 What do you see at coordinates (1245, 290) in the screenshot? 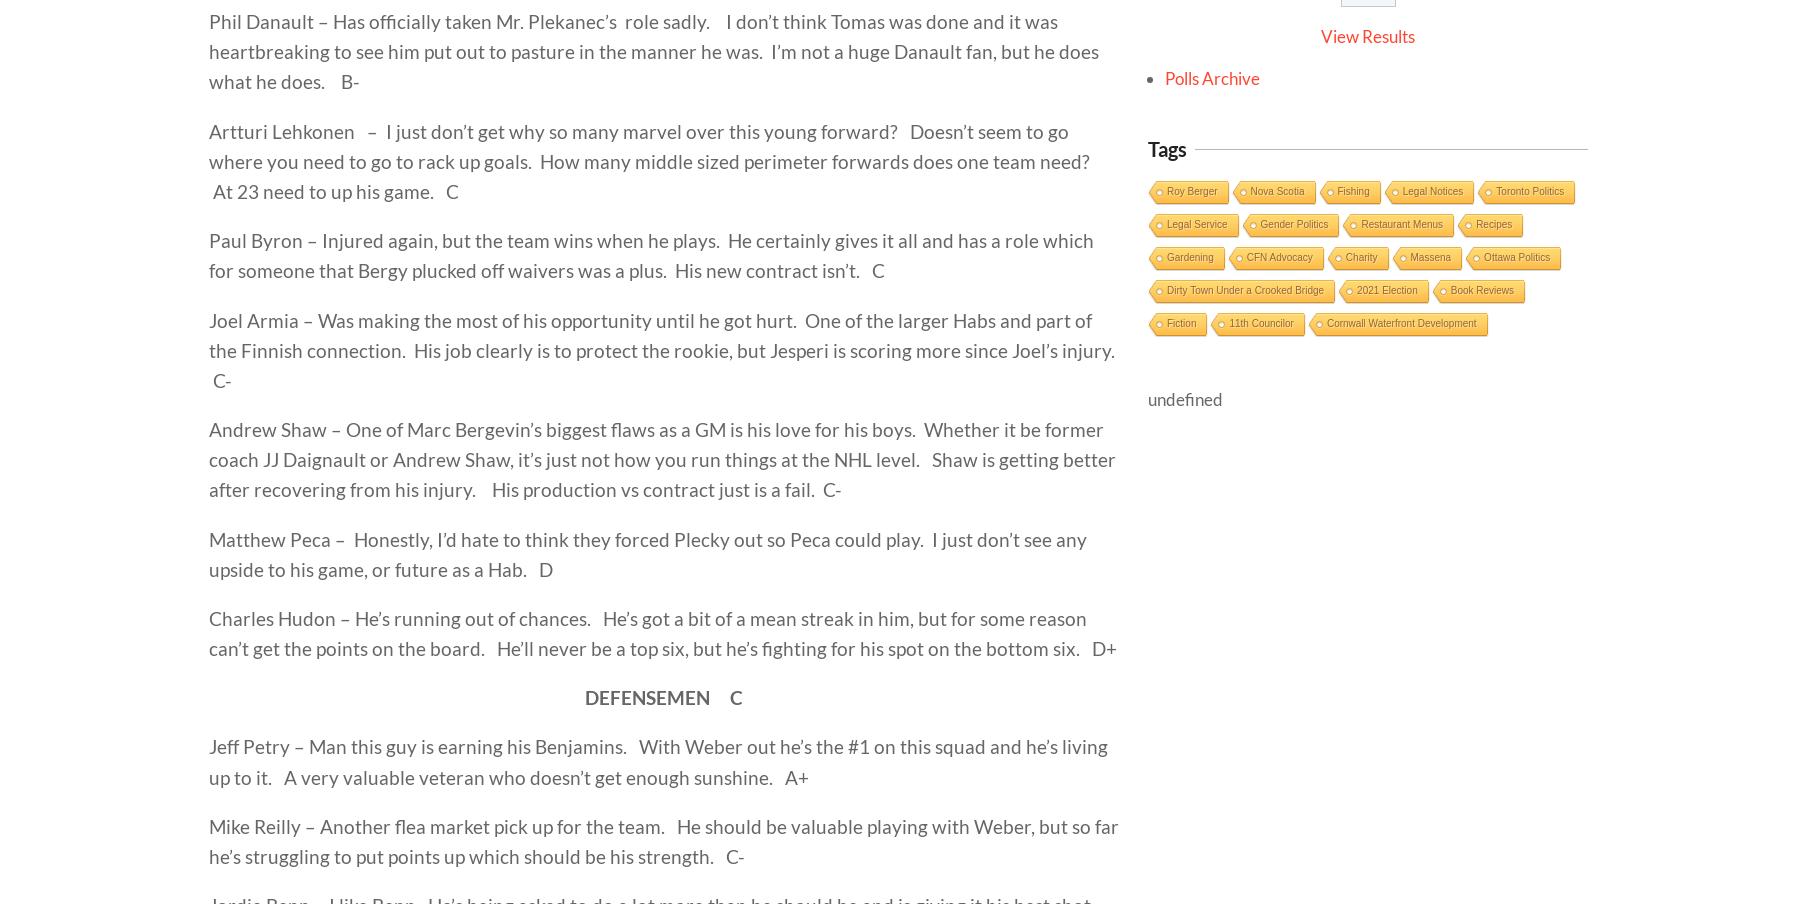
I see `'Dirty Town Under a Crooked Bridge'` at bounding box center [1245, 290].